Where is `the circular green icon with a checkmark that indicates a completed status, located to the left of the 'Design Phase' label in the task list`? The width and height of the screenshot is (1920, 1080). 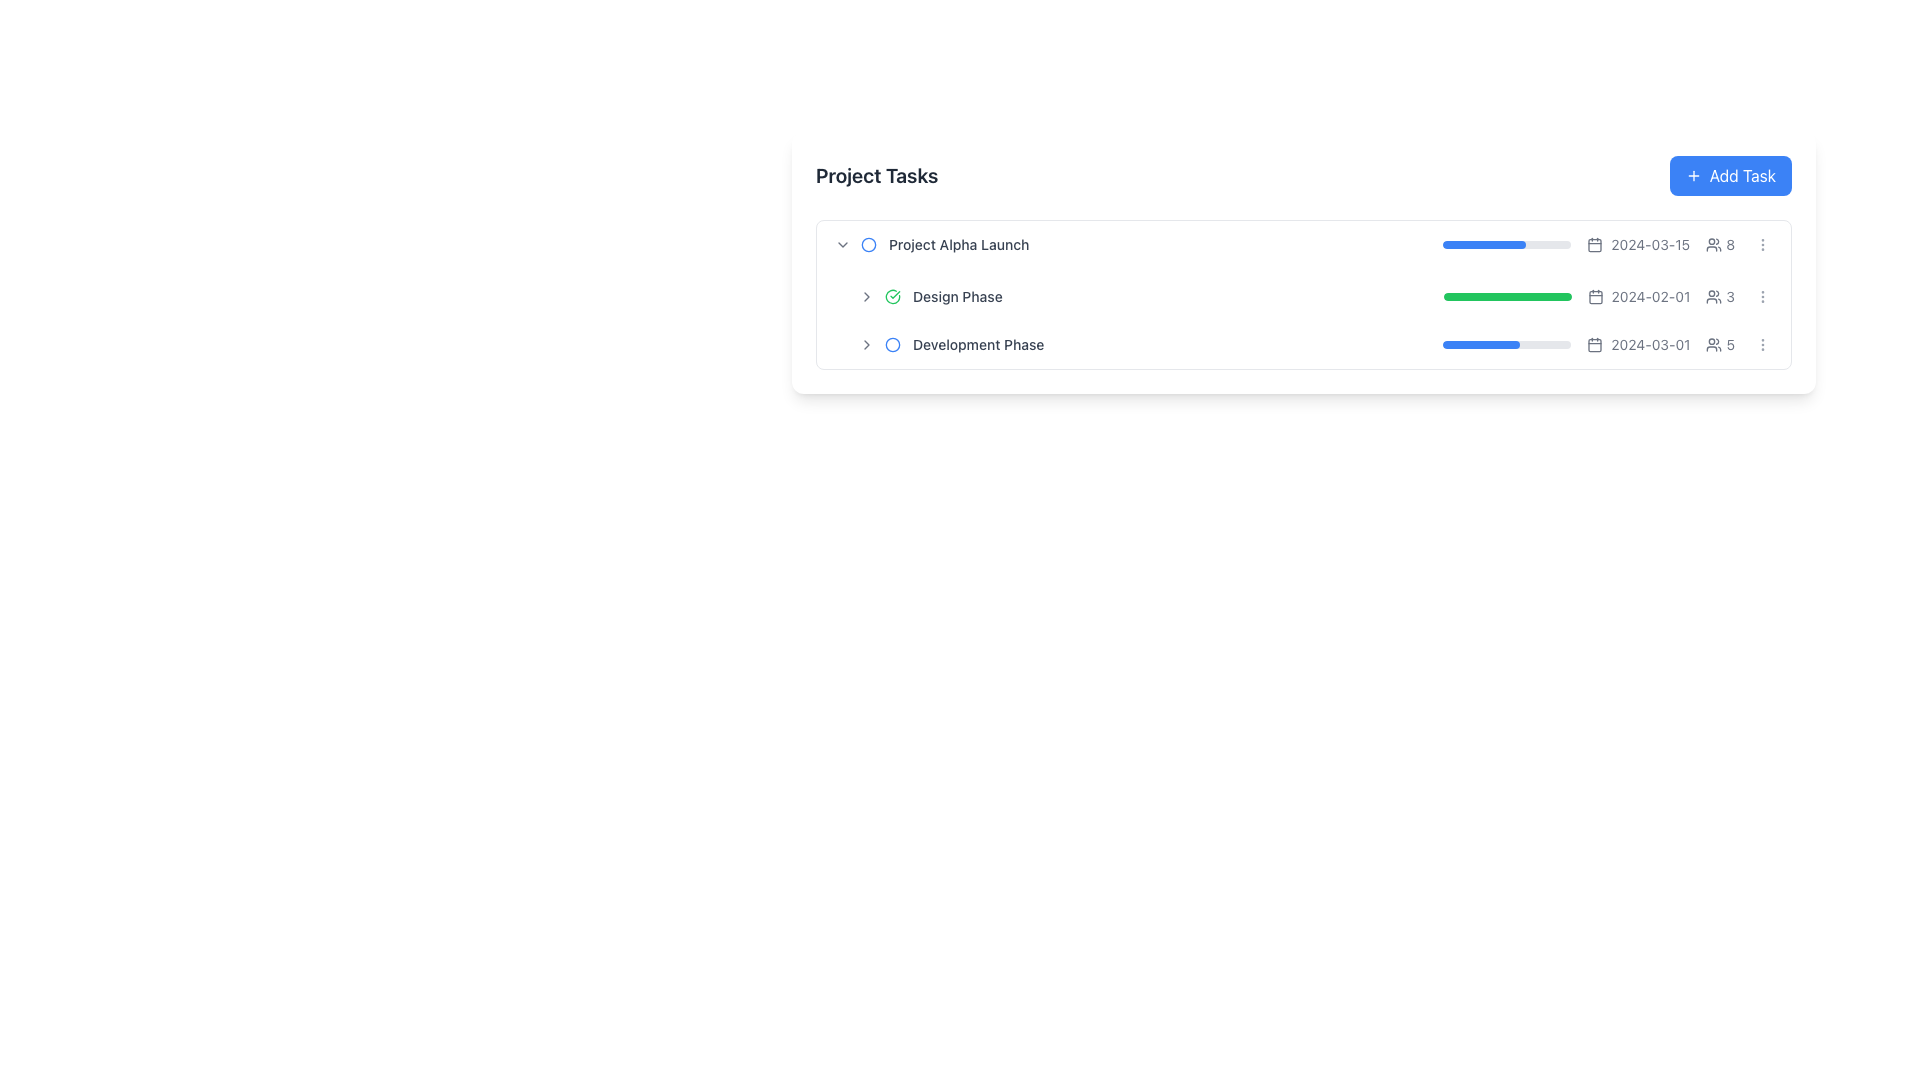 the circular green icon with a checkmark that indicates a completed status, located to the left of the 'Design Phase' label in the task list is located at coordinates (891, 297).